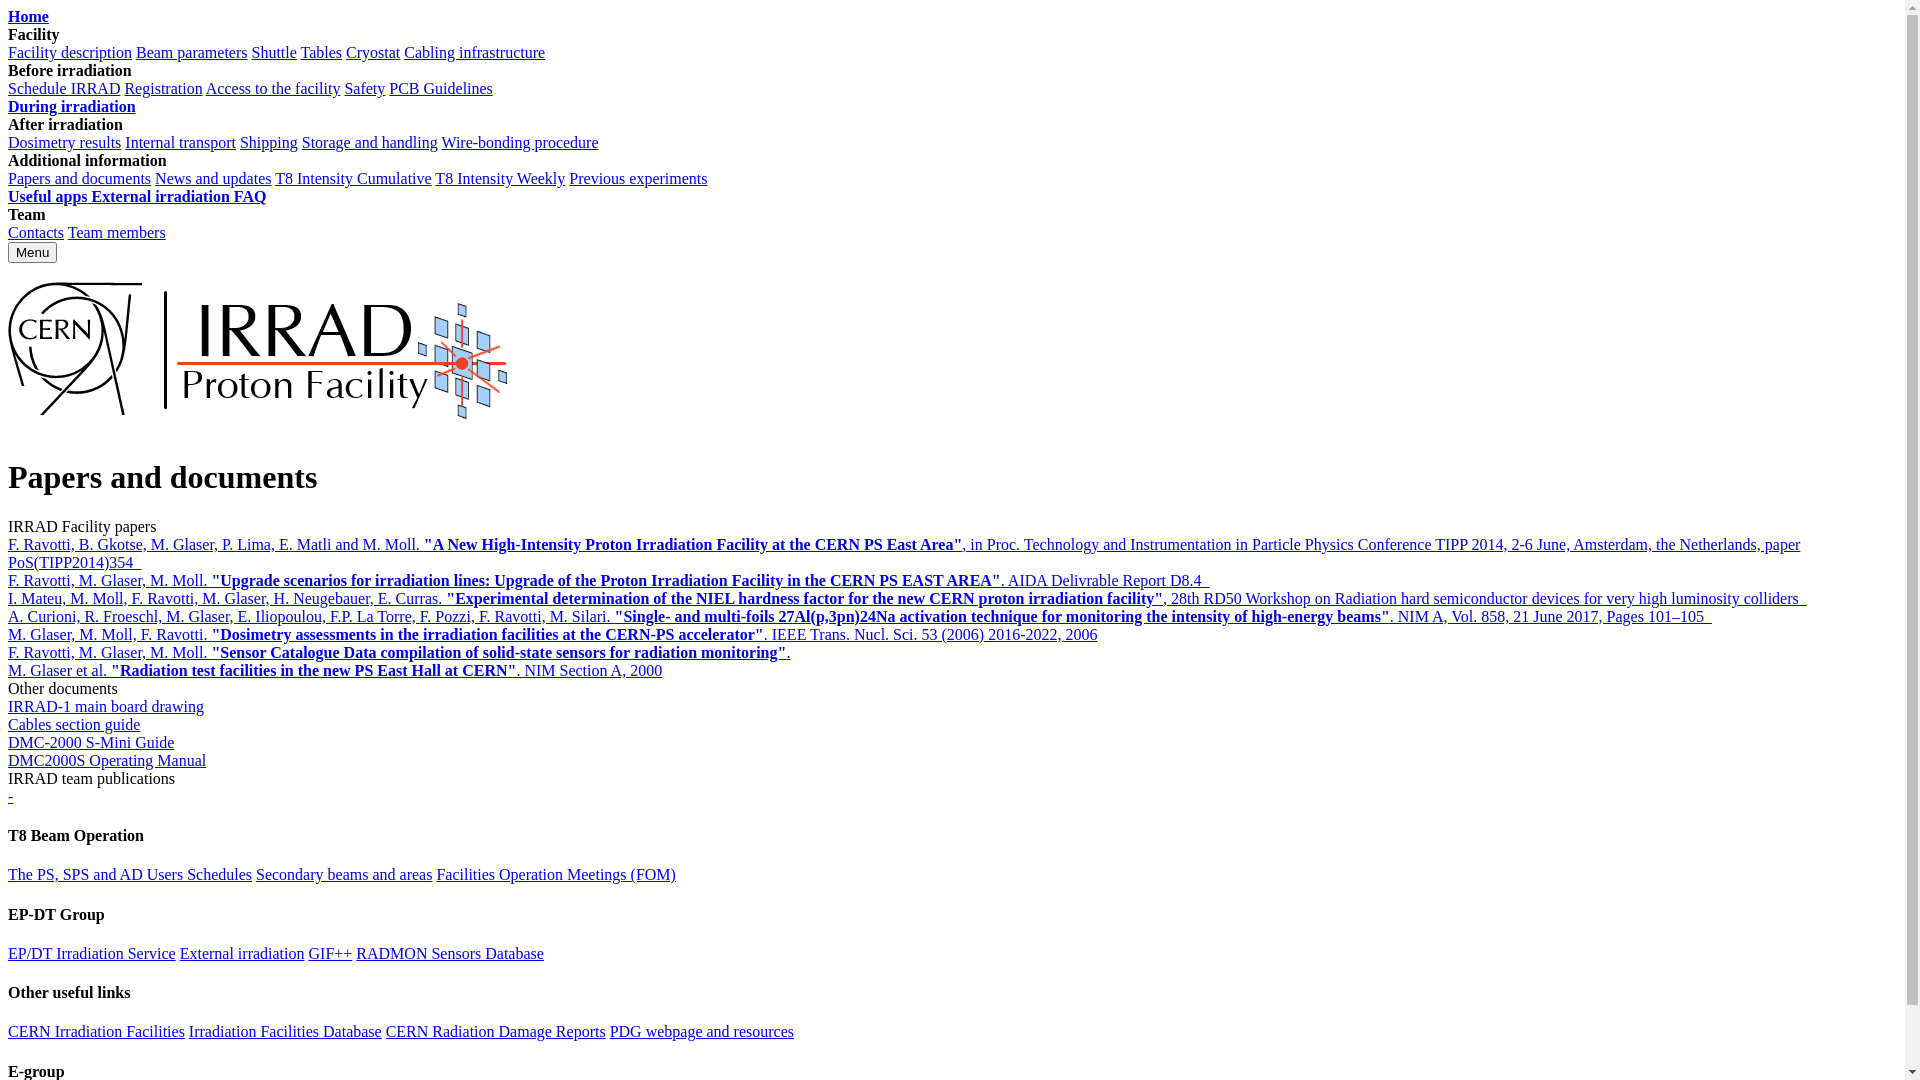 The image size is (1920, 1080). I want to click on 'Cables section guide', so click(73, 724).